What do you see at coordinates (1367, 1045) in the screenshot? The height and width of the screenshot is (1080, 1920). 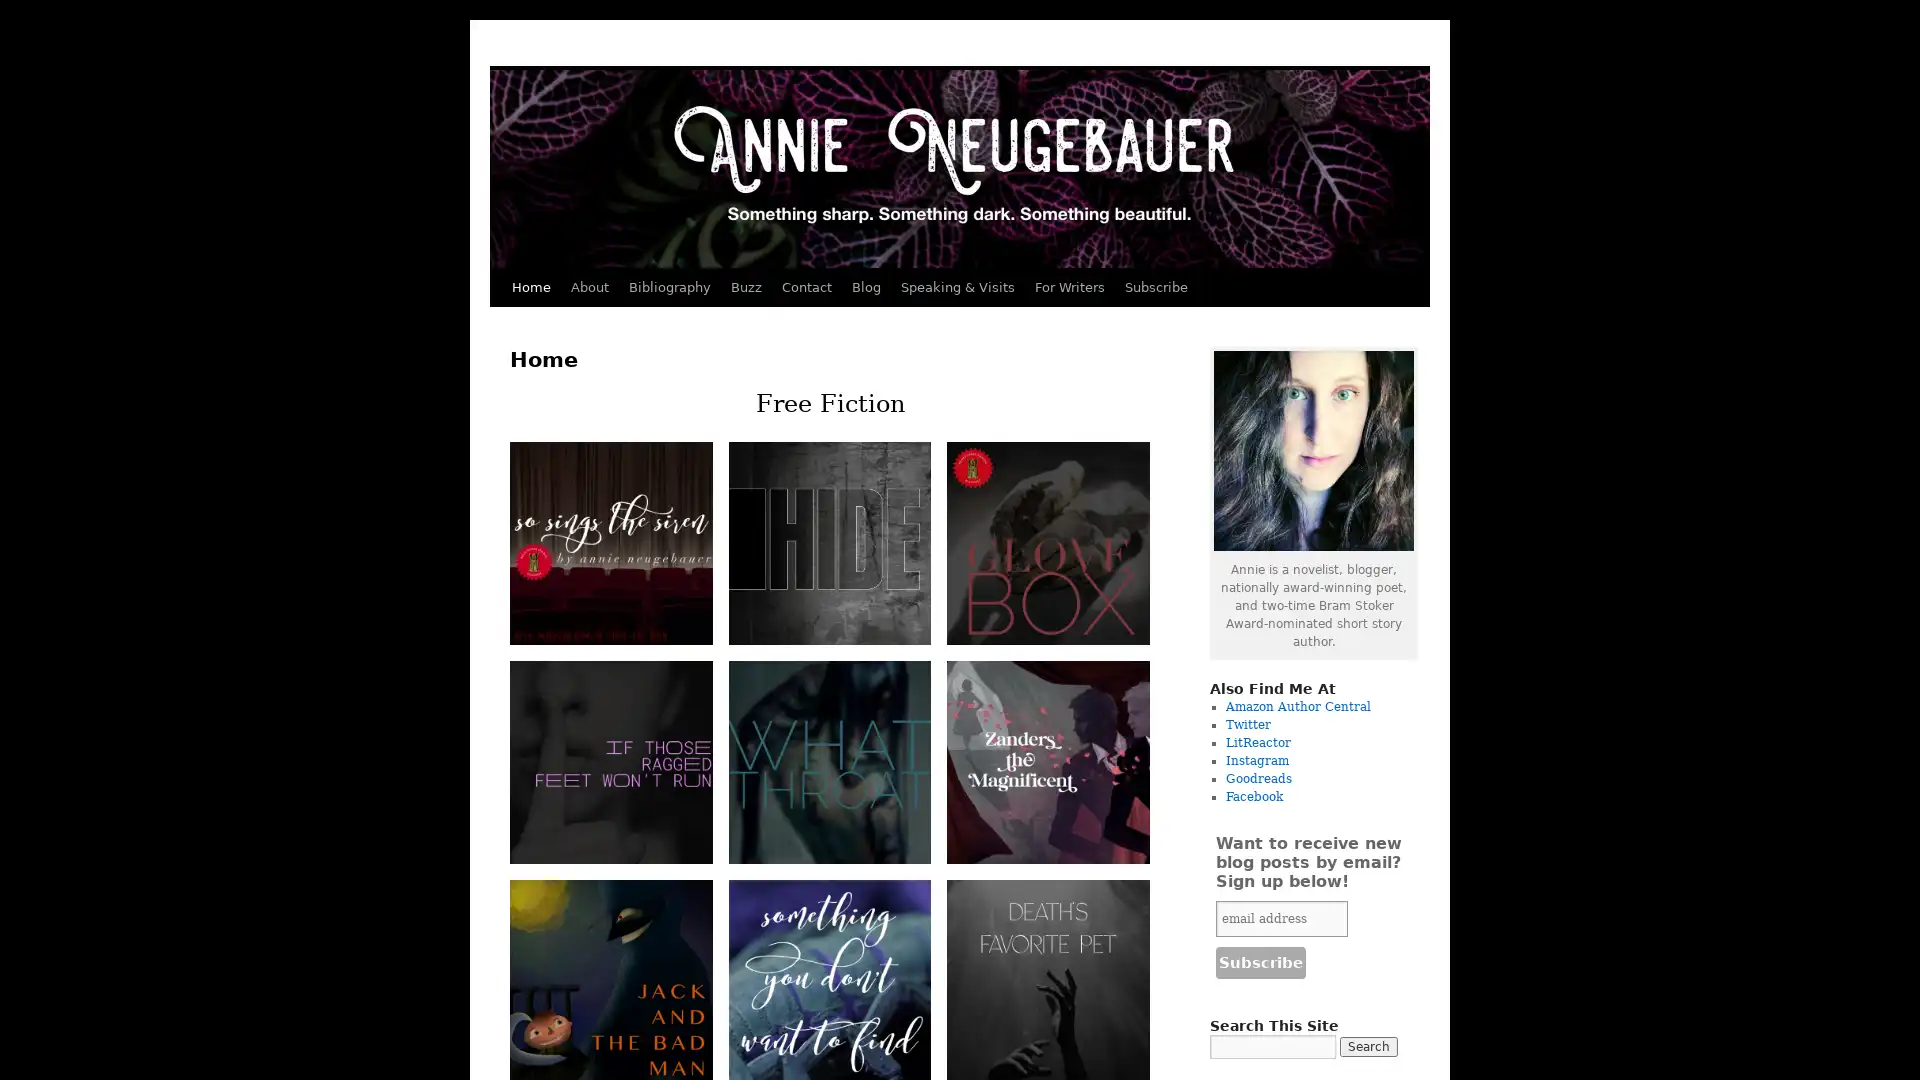 I see `Search` at bounding box center [1367, 1045].